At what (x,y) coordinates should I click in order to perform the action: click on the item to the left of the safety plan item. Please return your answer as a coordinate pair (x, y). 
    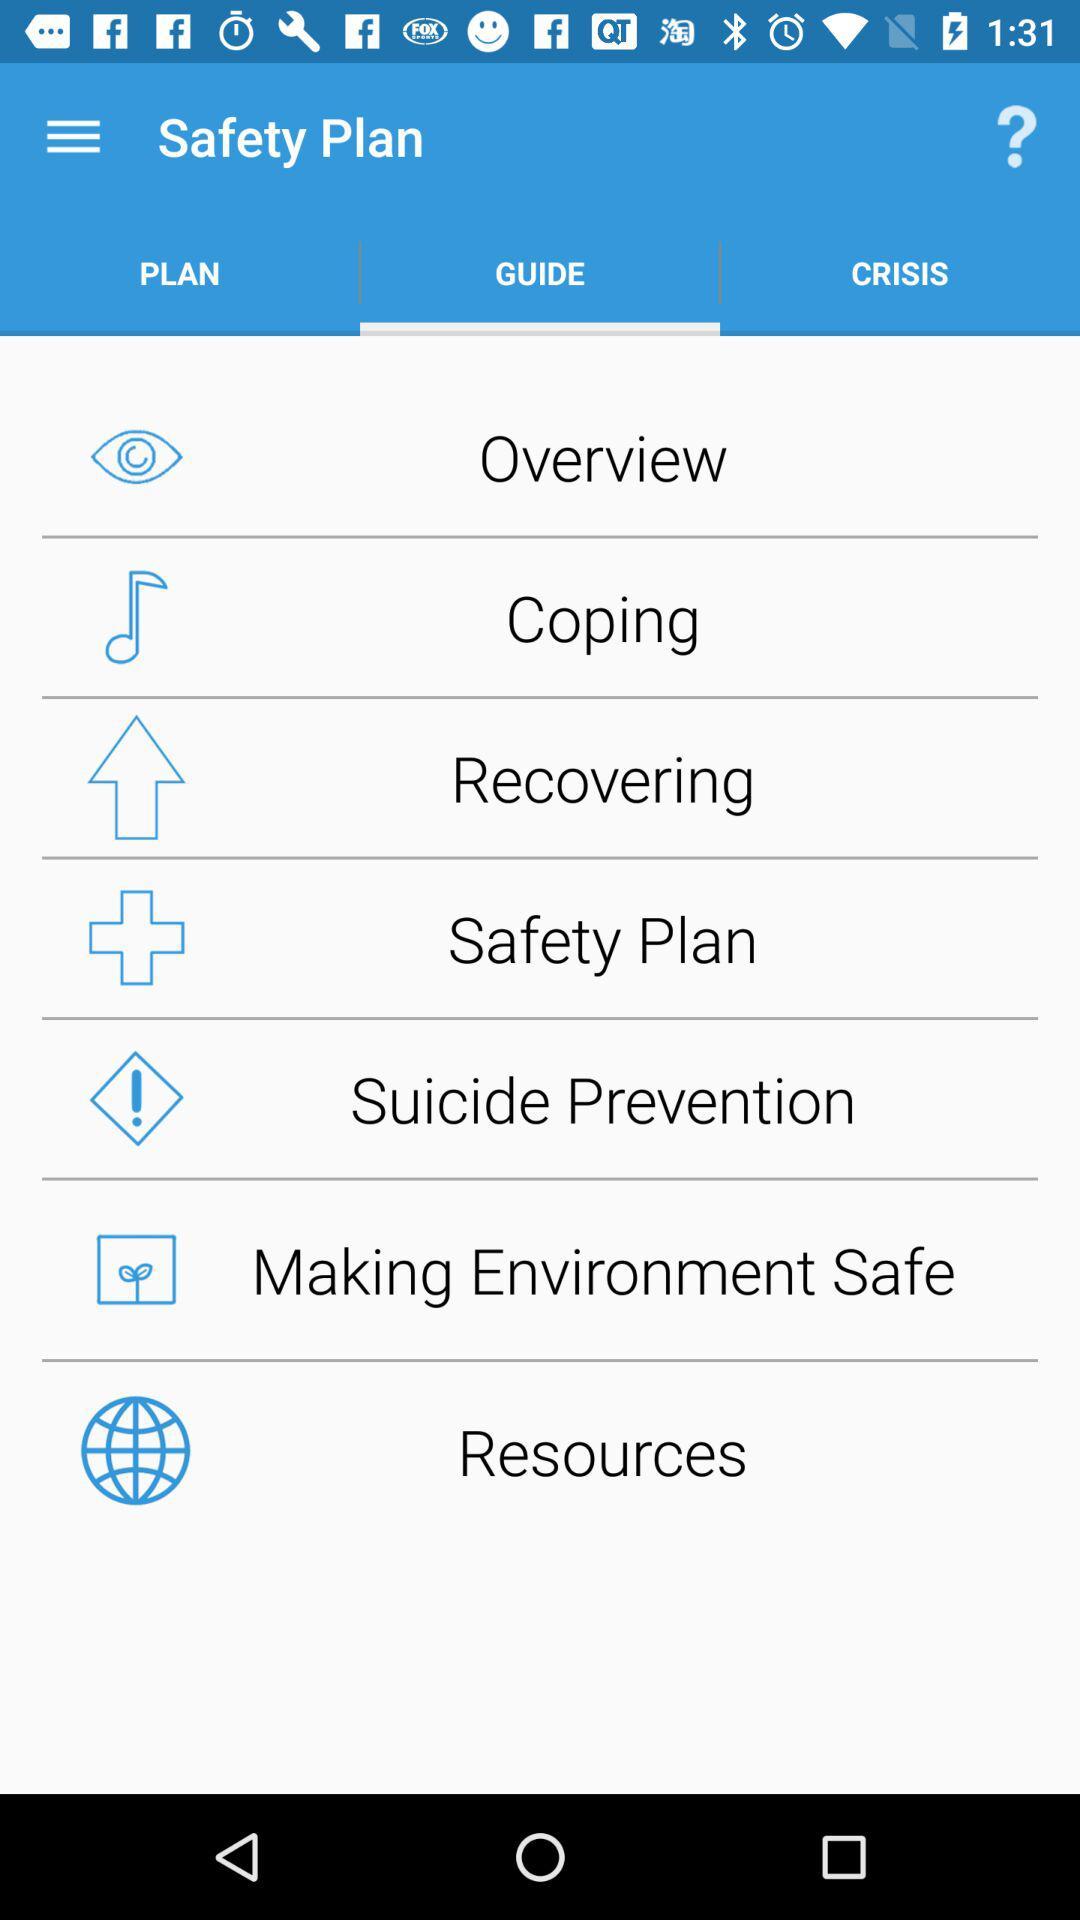
    Looking at the image, I should click on (72, 135).